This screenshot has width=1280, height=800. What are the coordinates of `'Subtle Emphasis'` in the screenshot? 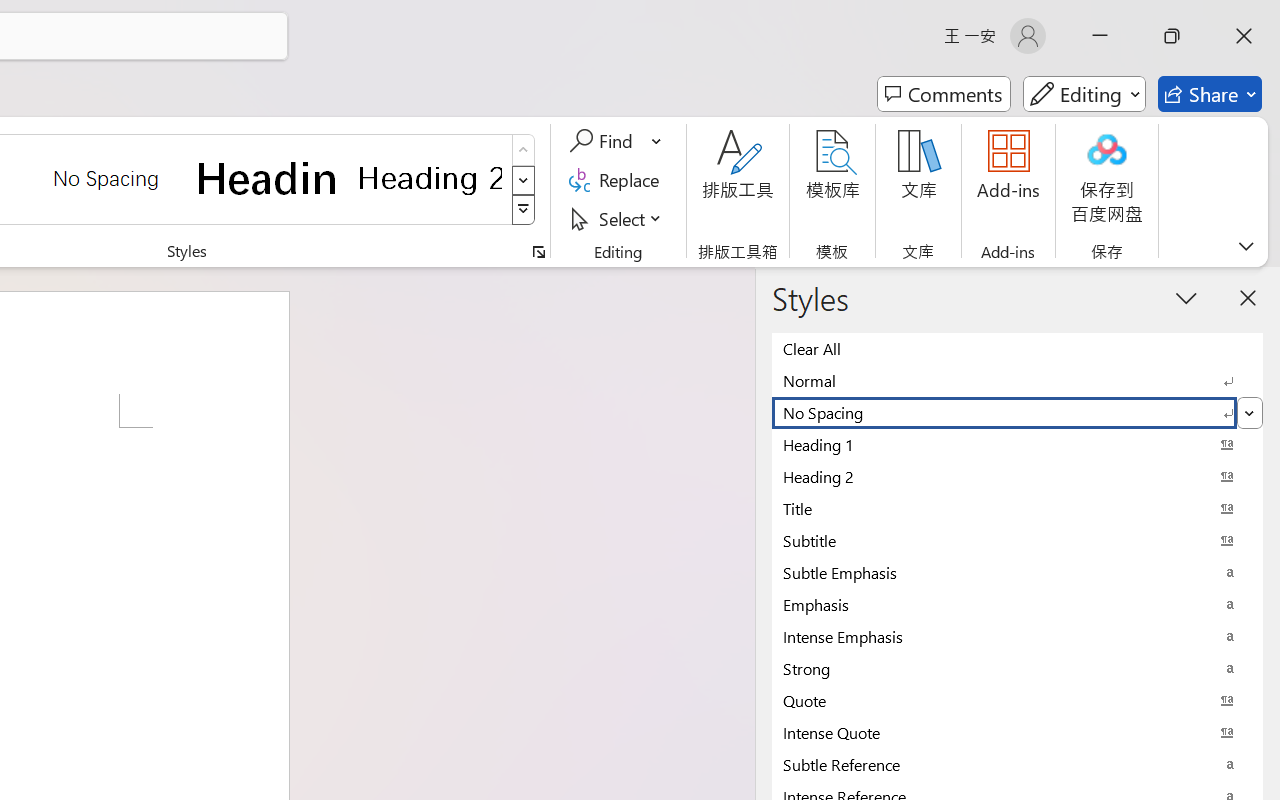 It's located at (1017, 571).